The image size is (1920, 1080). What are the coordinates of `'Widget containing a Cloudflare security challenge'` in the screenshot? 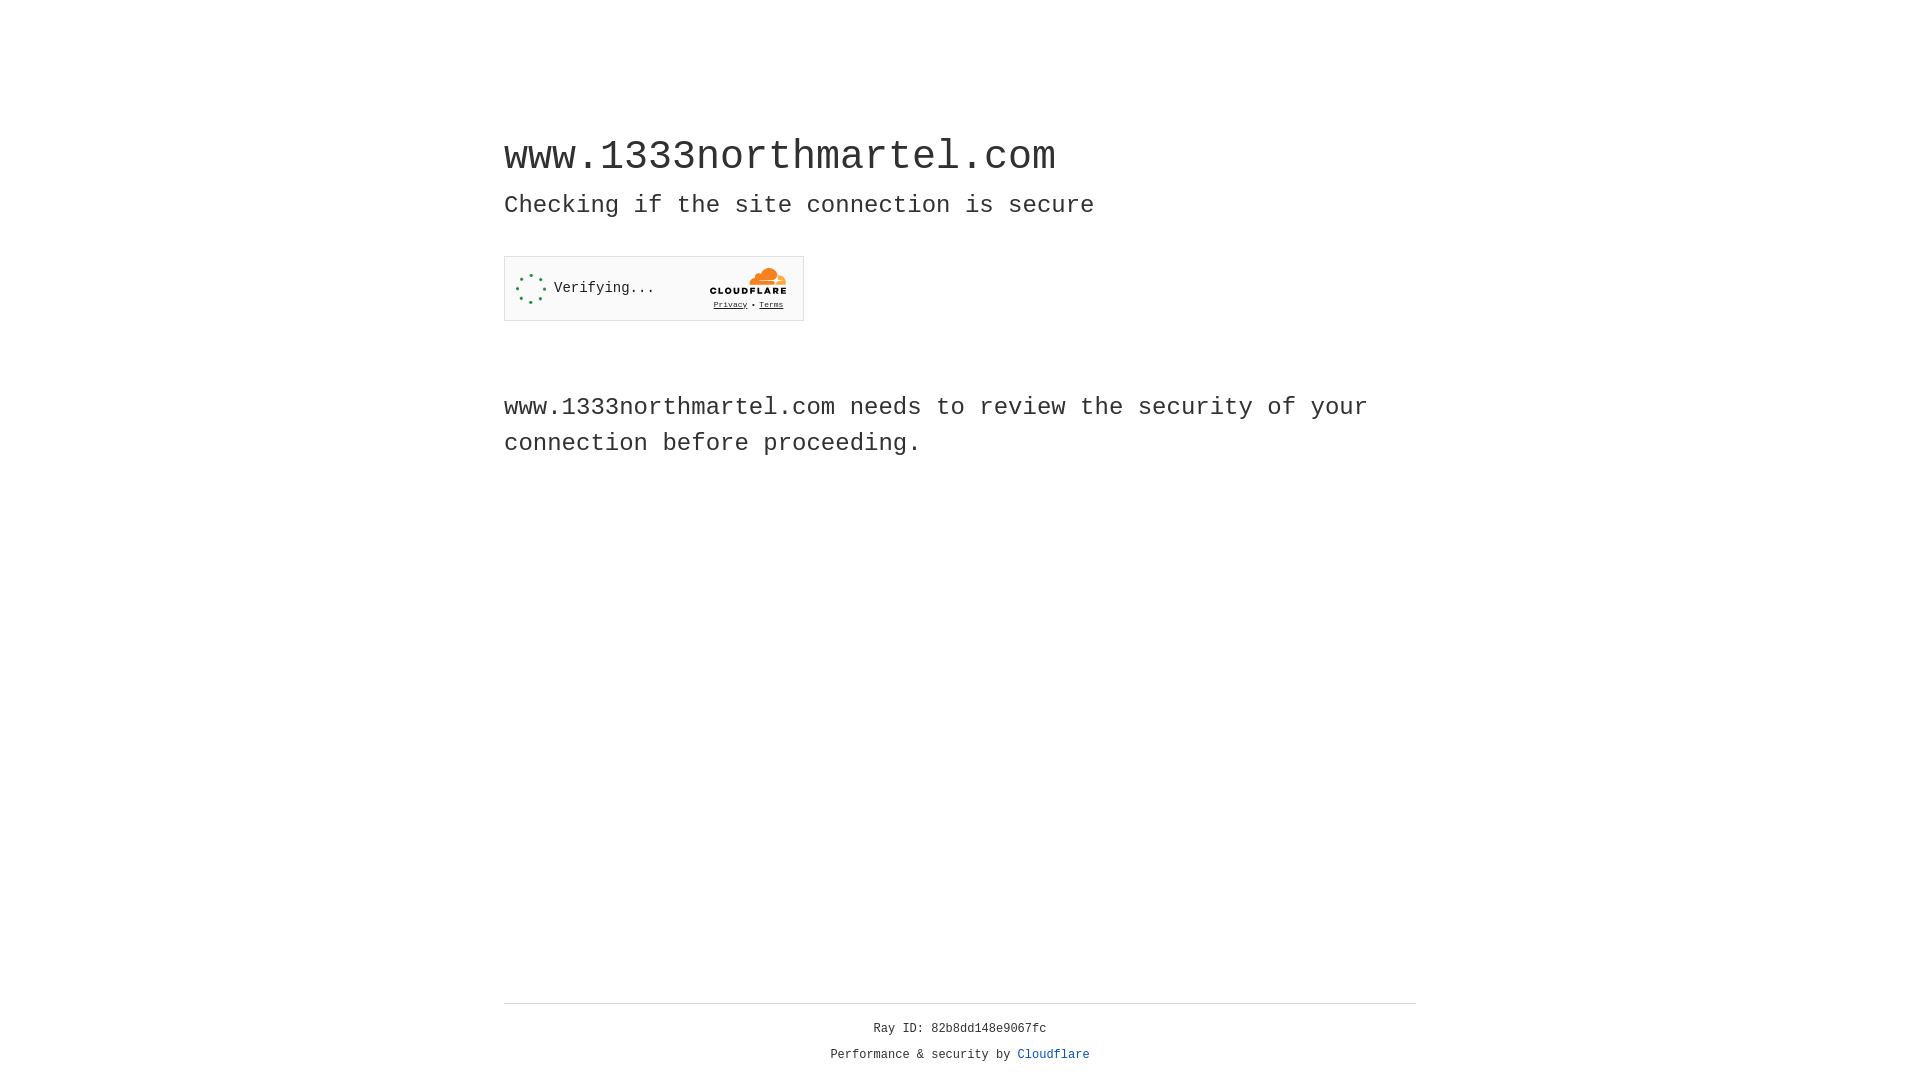 It's located at (653, 288).